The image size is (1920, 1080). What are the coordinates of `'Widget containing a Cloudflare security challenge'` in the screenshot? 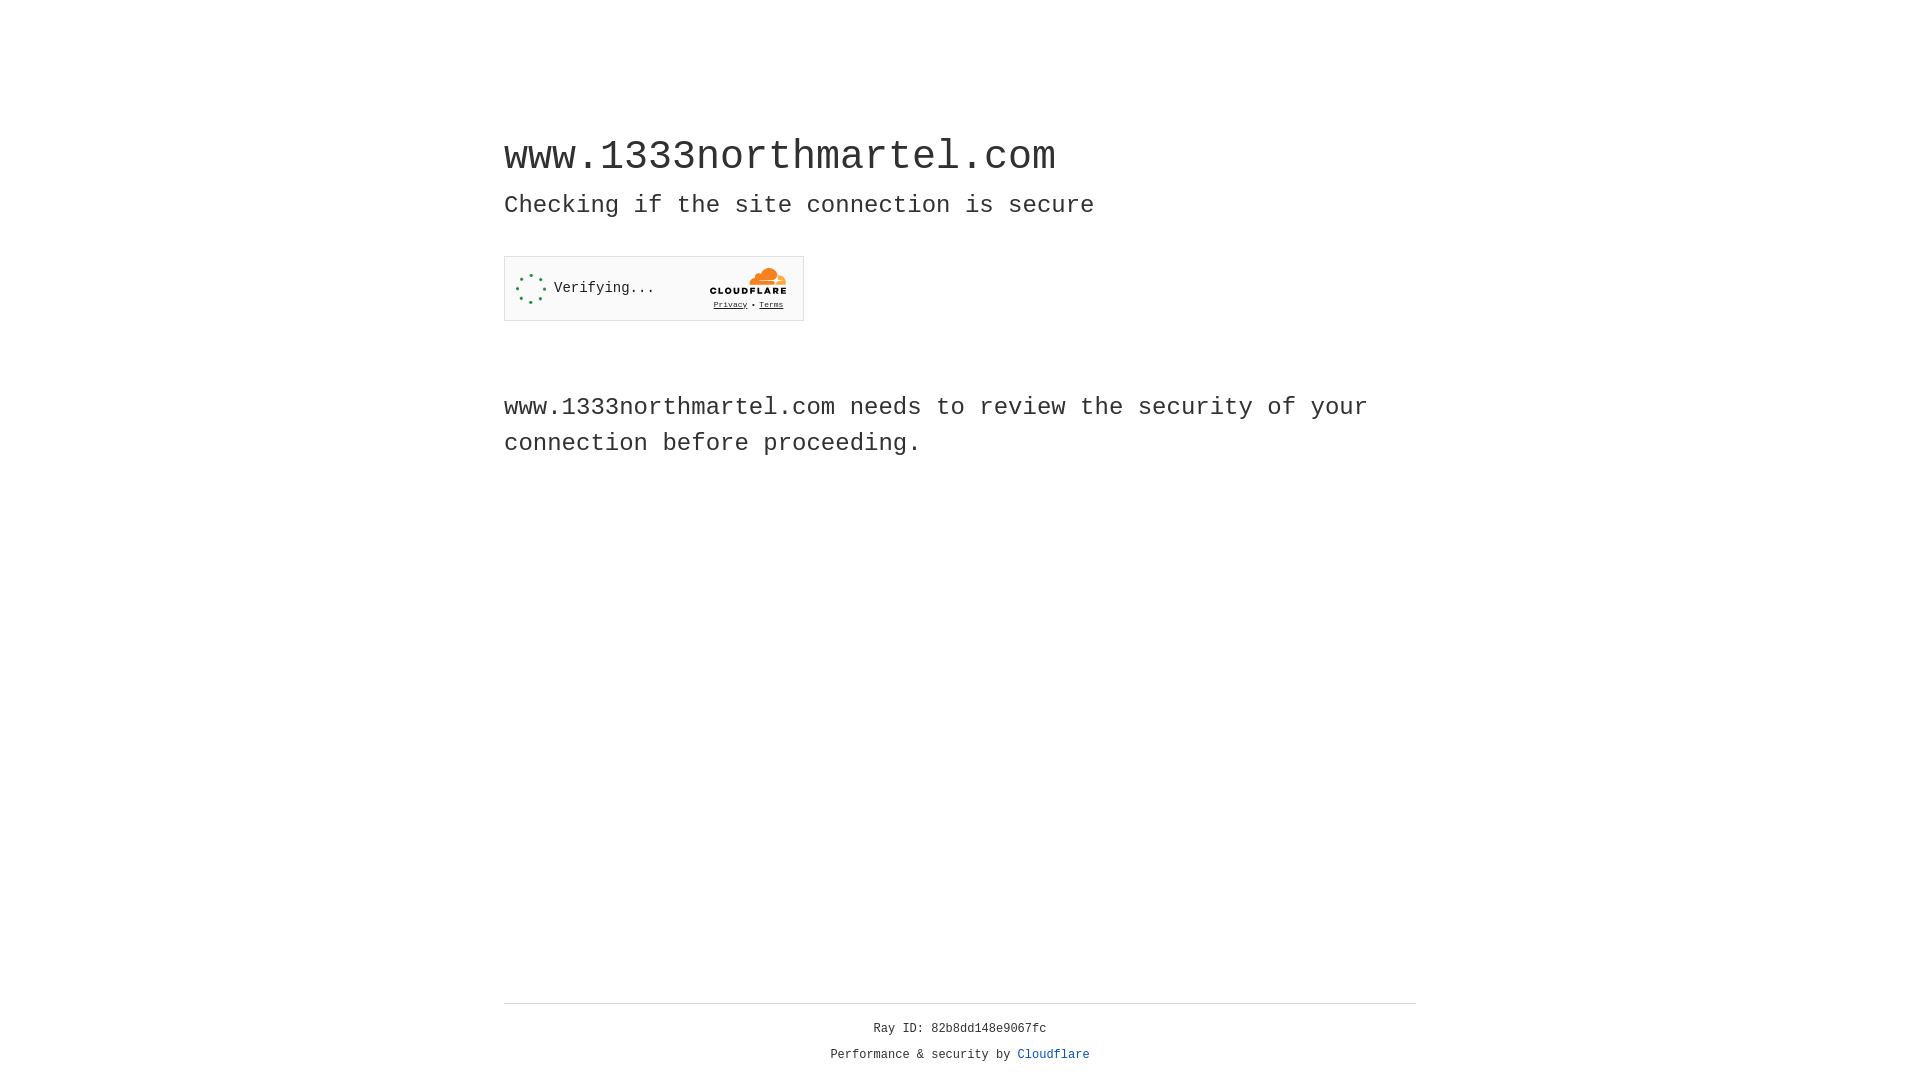 It's located at (653, 288).